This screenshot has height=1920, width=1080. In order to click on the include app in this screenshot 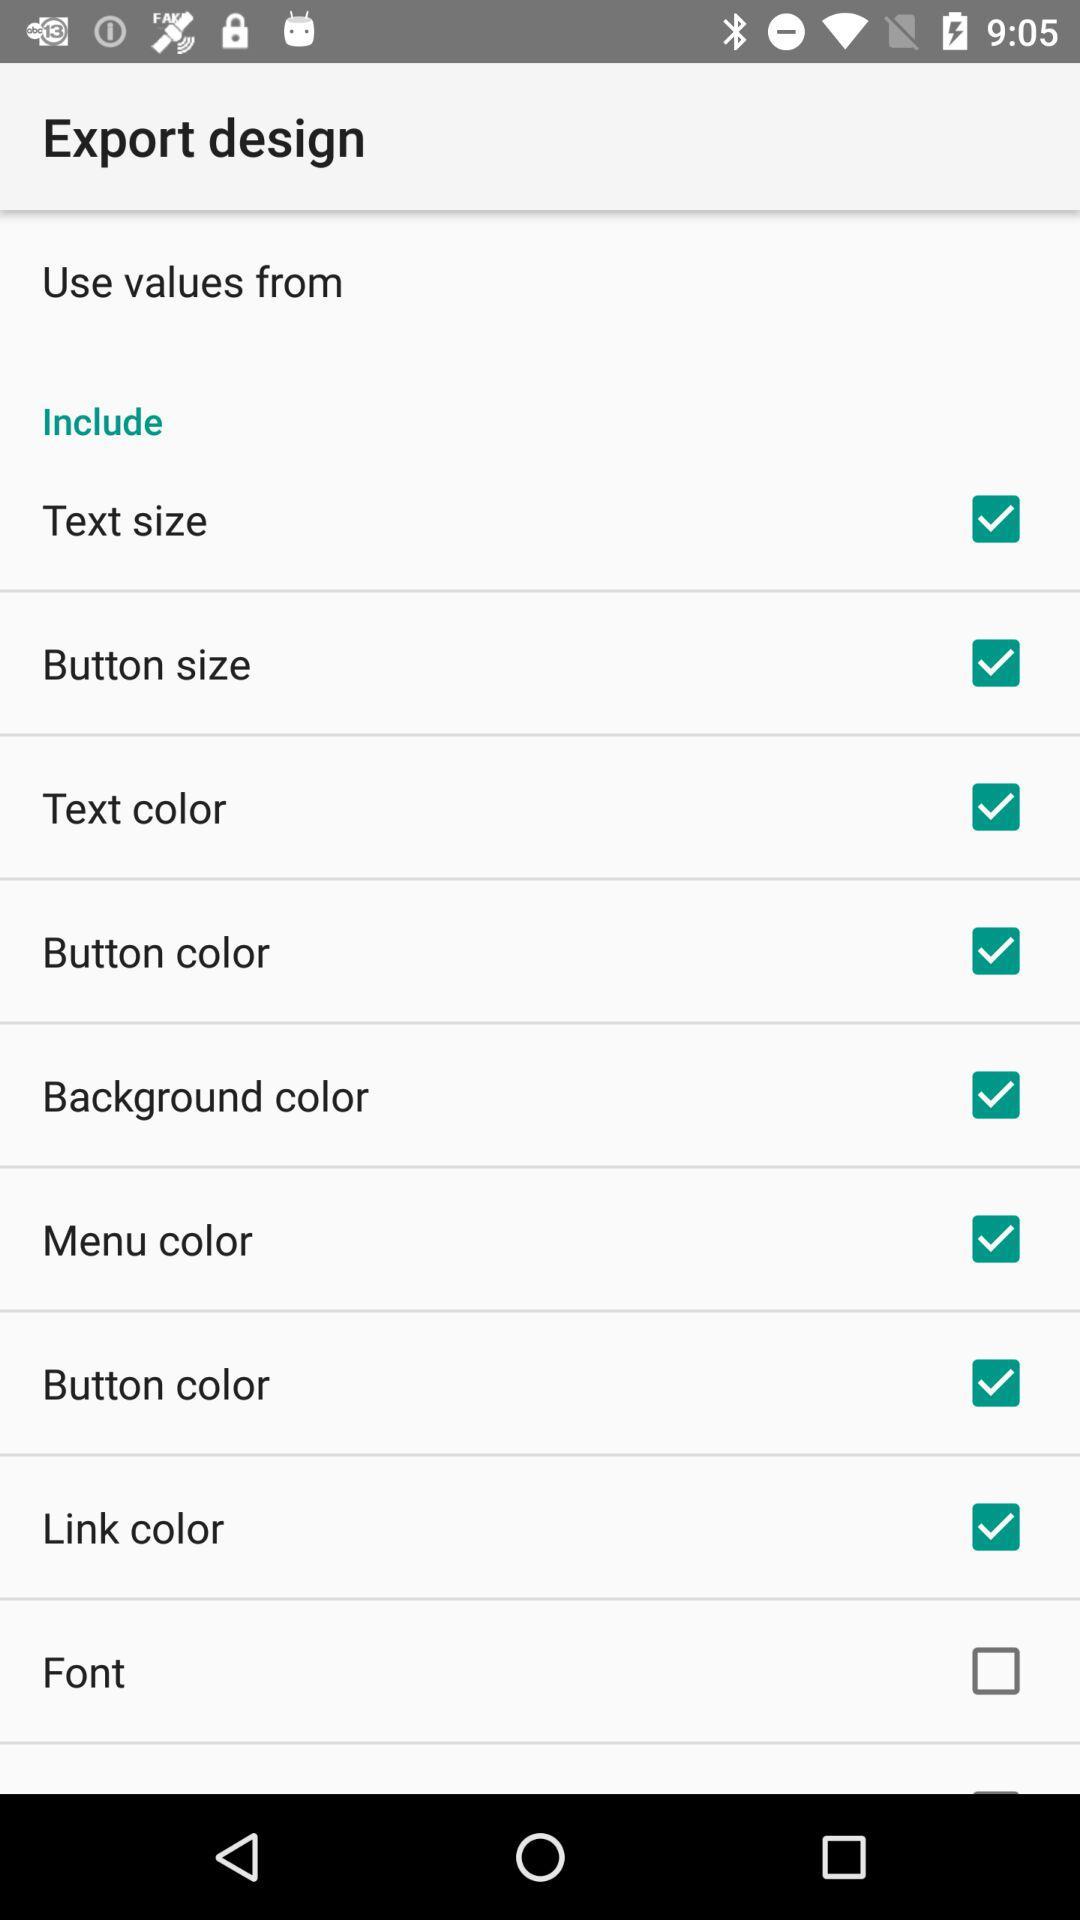, I will do `click(540, 399)`.